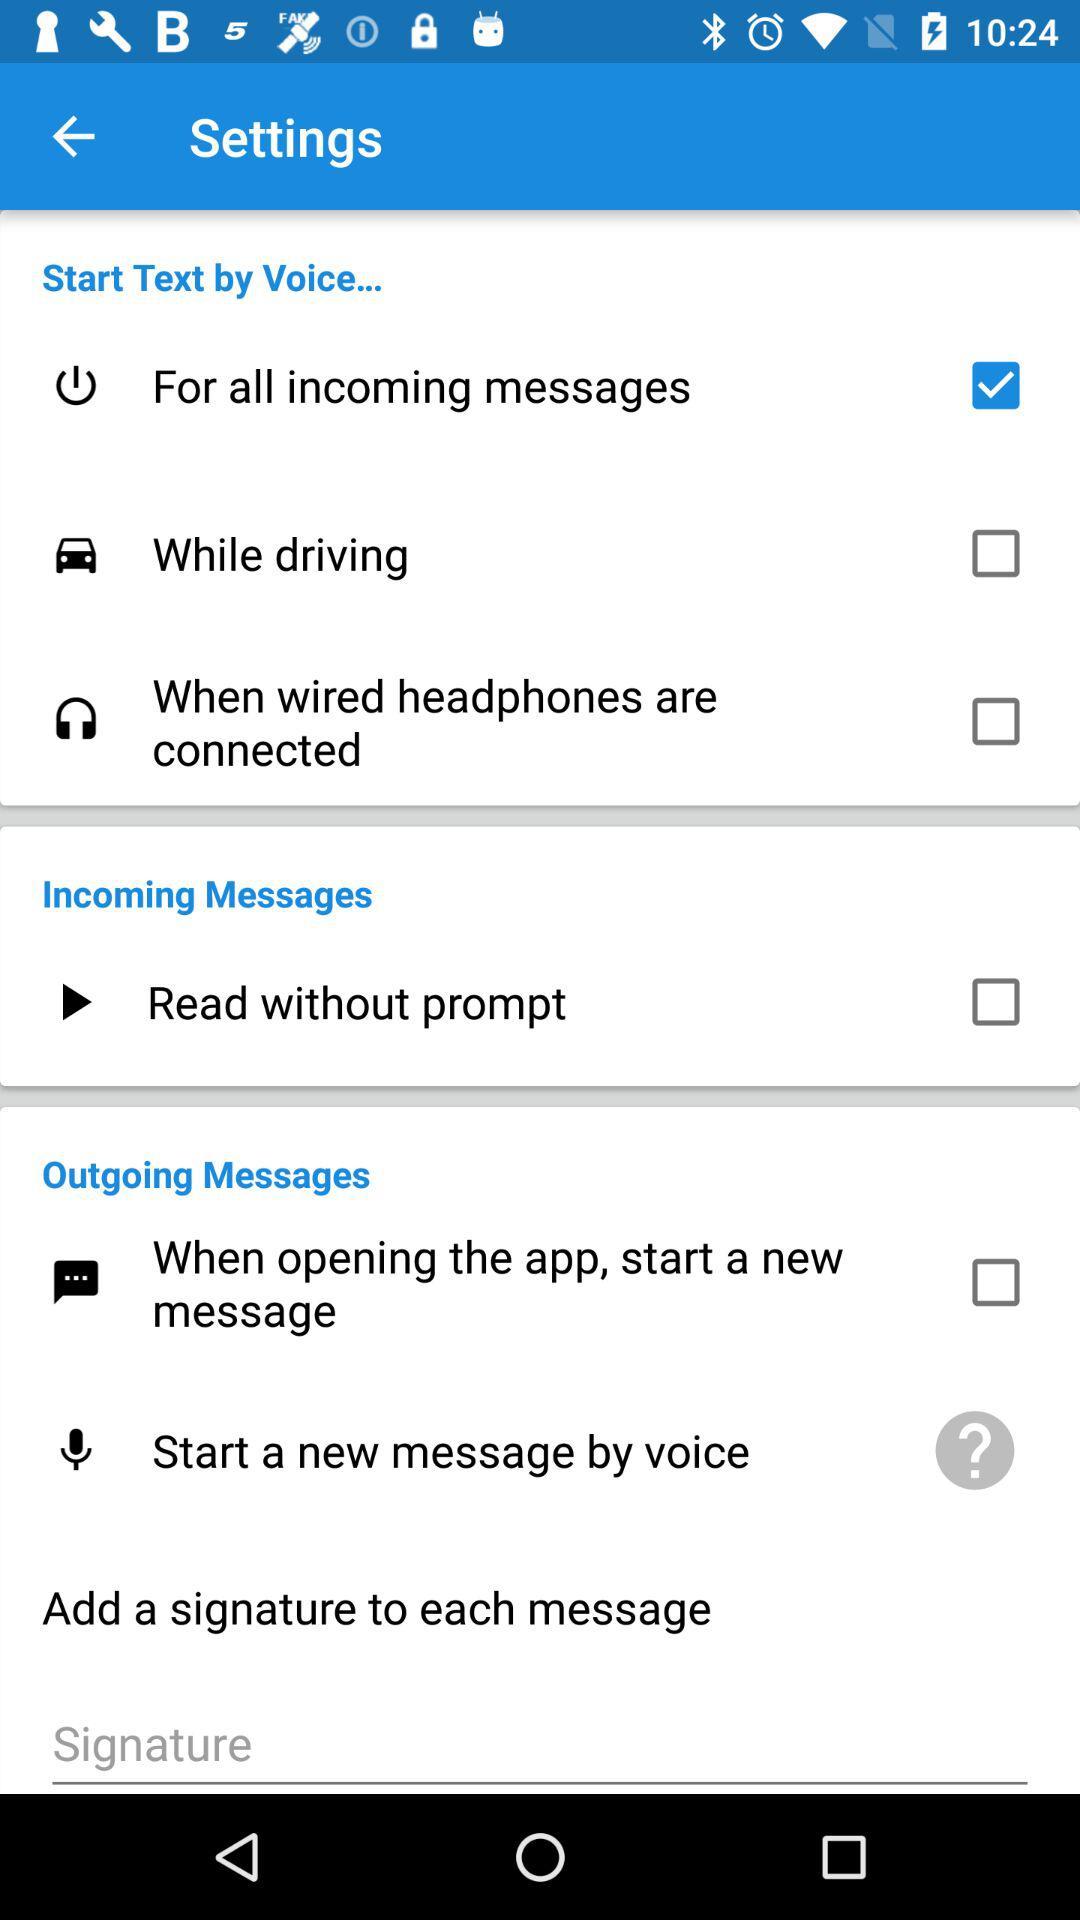 The image size is (1080, 1920). I want to click on item to the left of settings, so click(72, 135).